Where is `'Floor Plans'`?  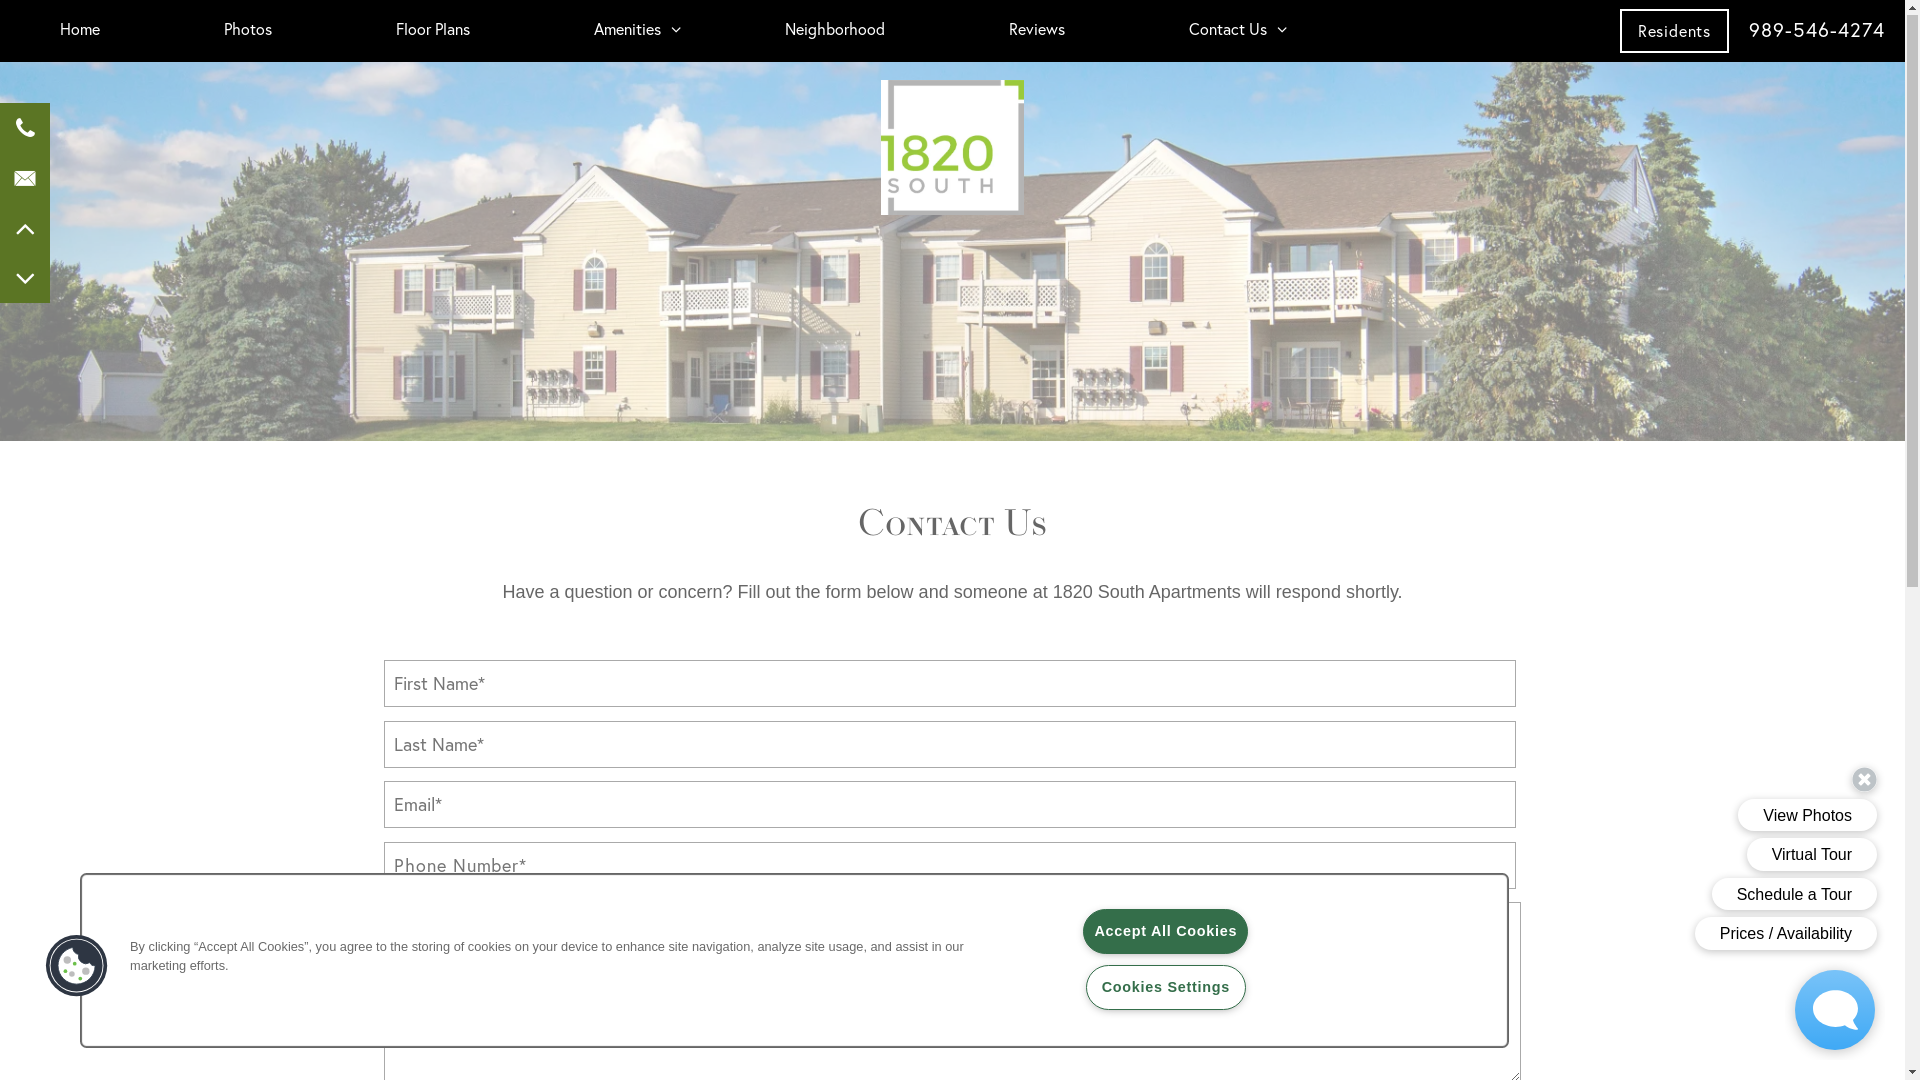 'Floor Plans' is located at coordinates (431, 30).